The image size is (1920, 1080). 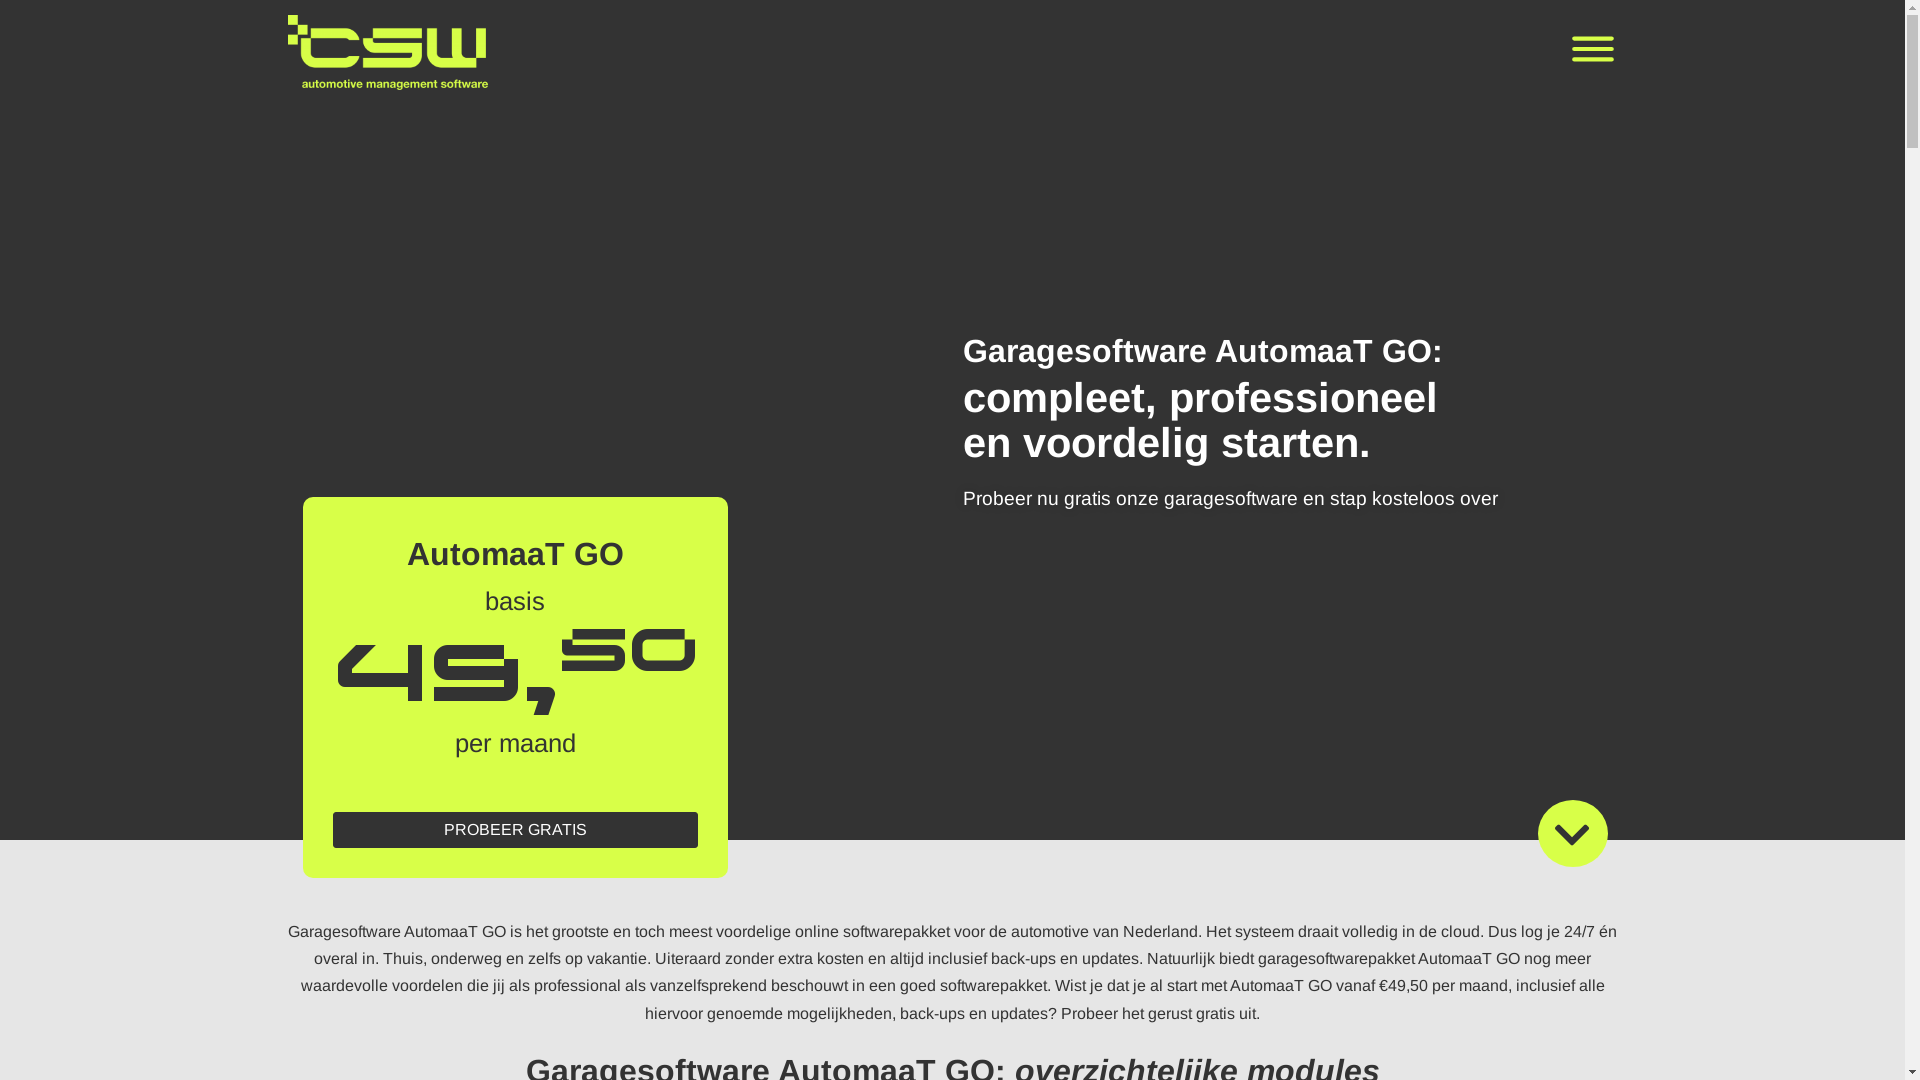 I want to click on 'PROBEER GRATIS', so click(x=514, y=829).